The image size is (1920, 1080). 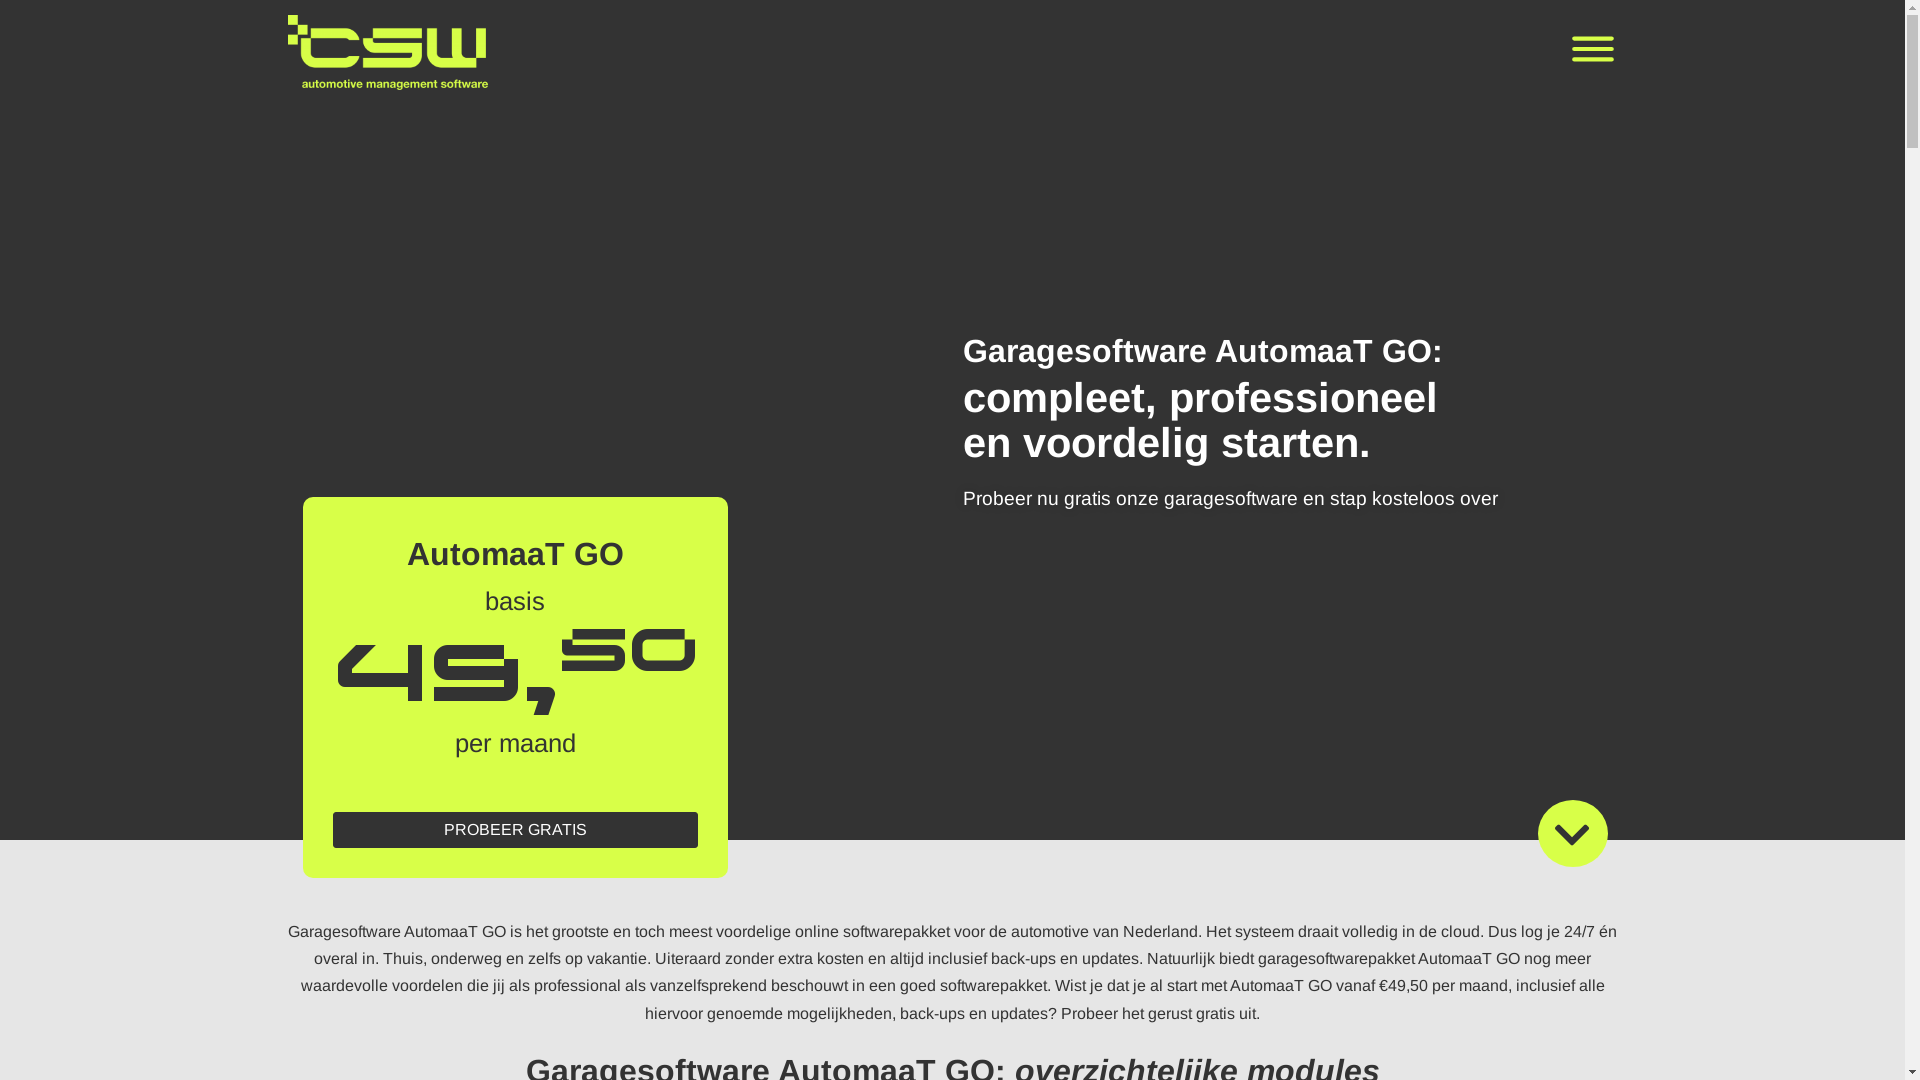 I want to click on 'PROBEER GRATIS', so click(x=514, y=829).